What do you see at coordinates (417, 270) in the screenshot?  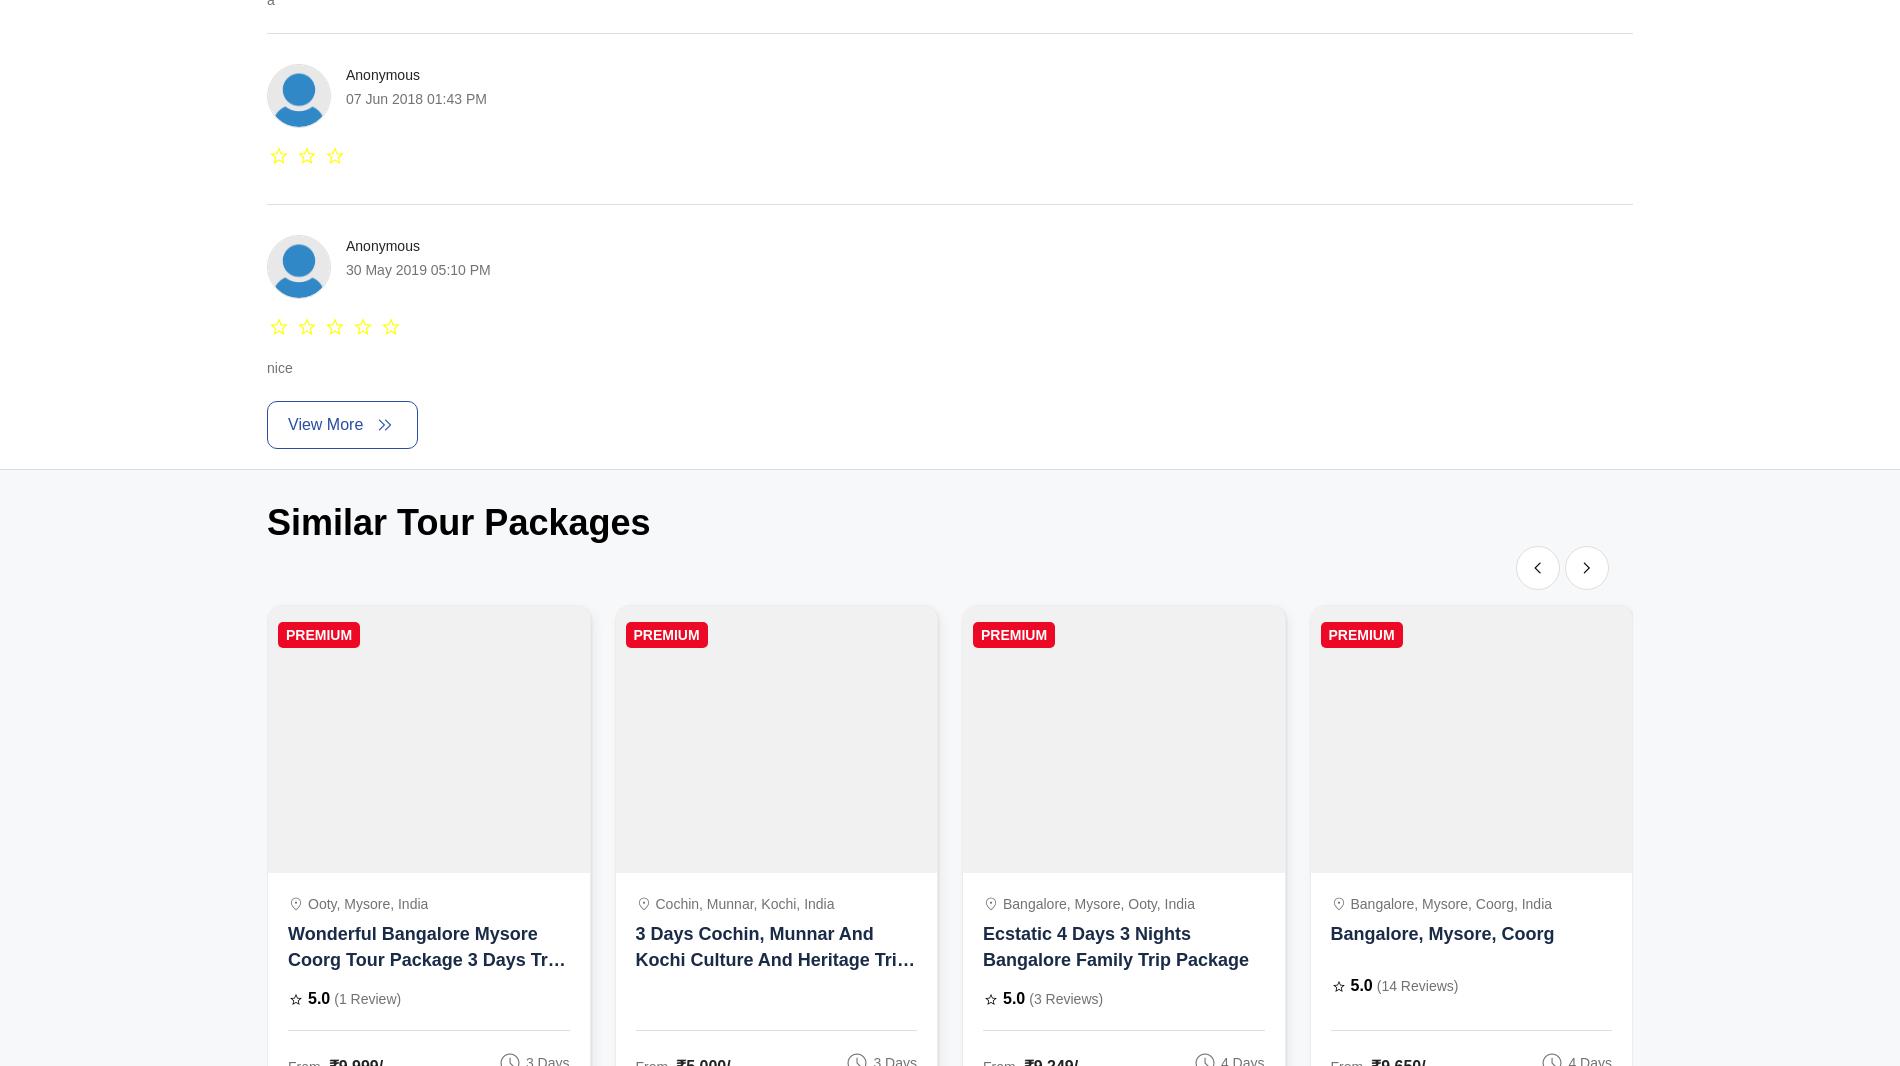 I see `'30 May 2019 05:10 PM'` at bounding box center [417, 270].